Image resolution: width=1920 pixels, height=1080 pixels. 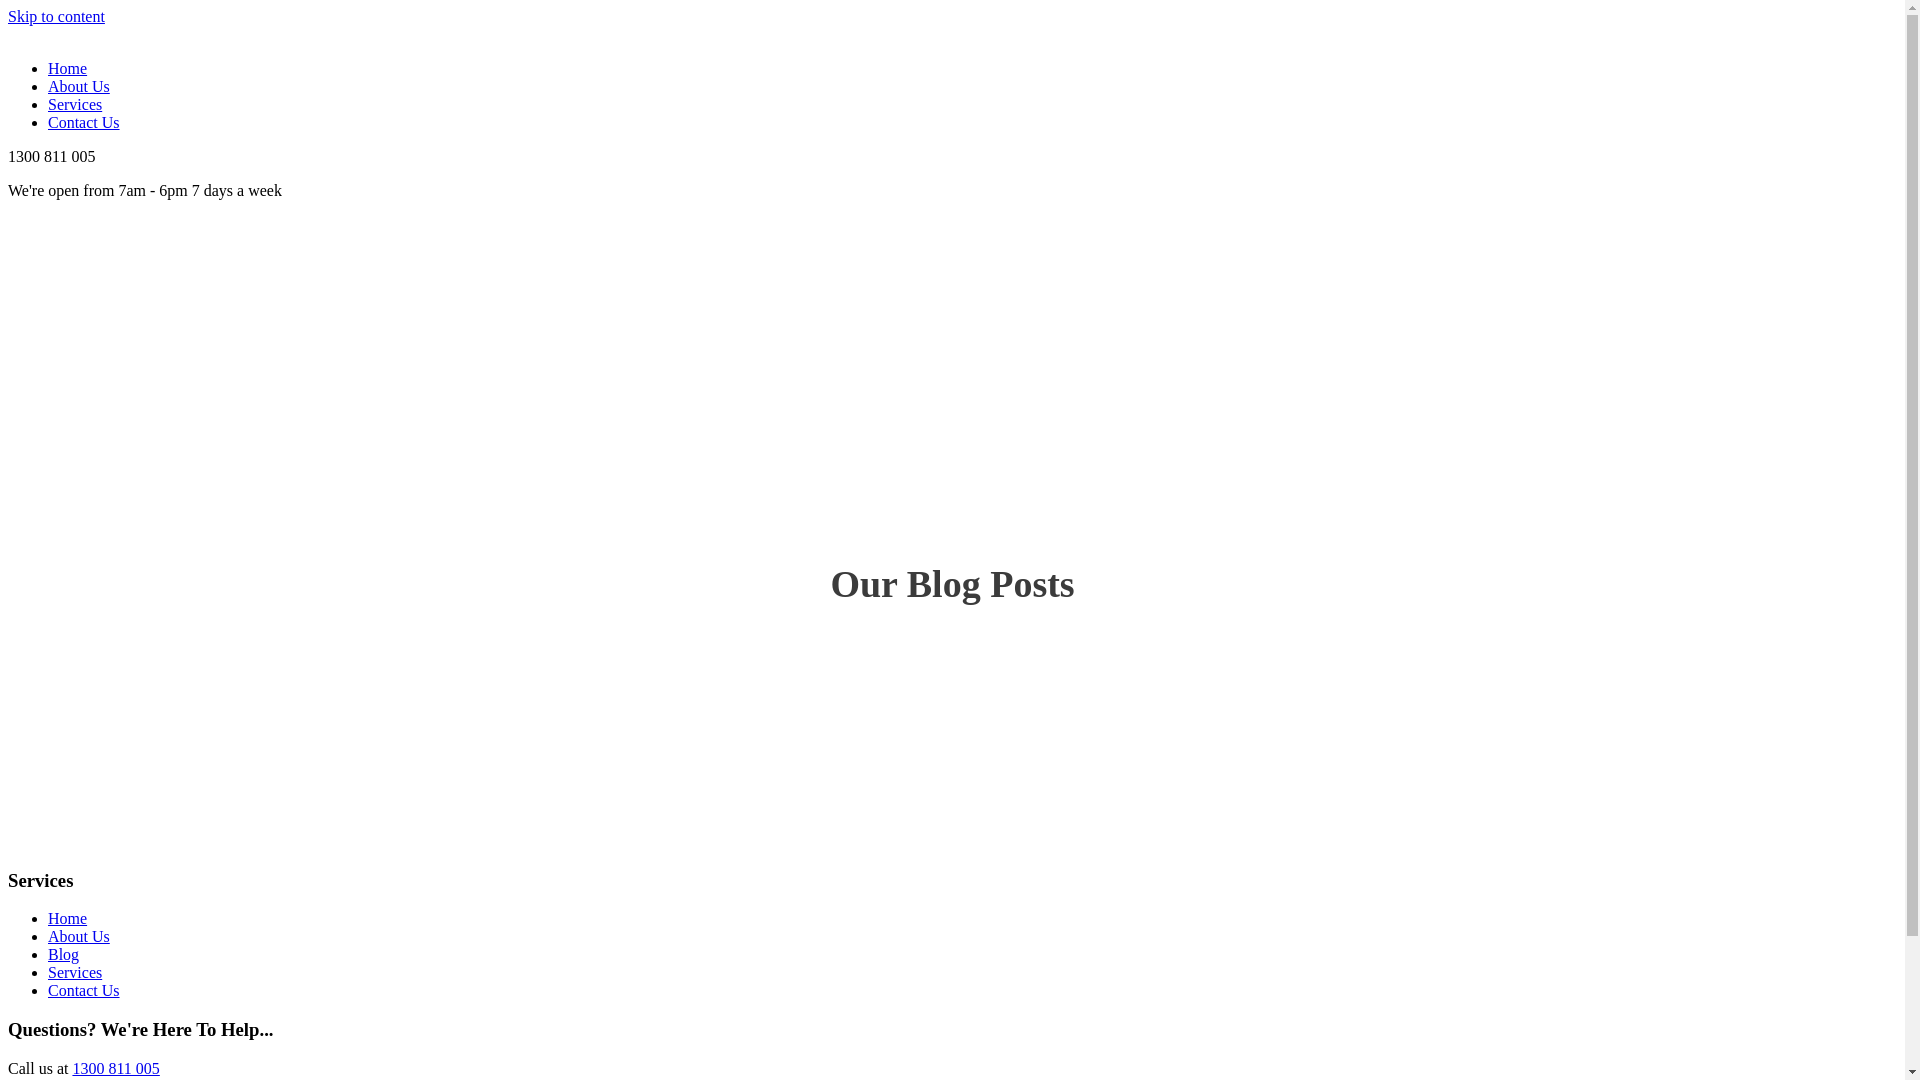 What do you see at coordinates (48, 971) in the screenshot?
I see `'Services'` at bounding box center [48, 971].